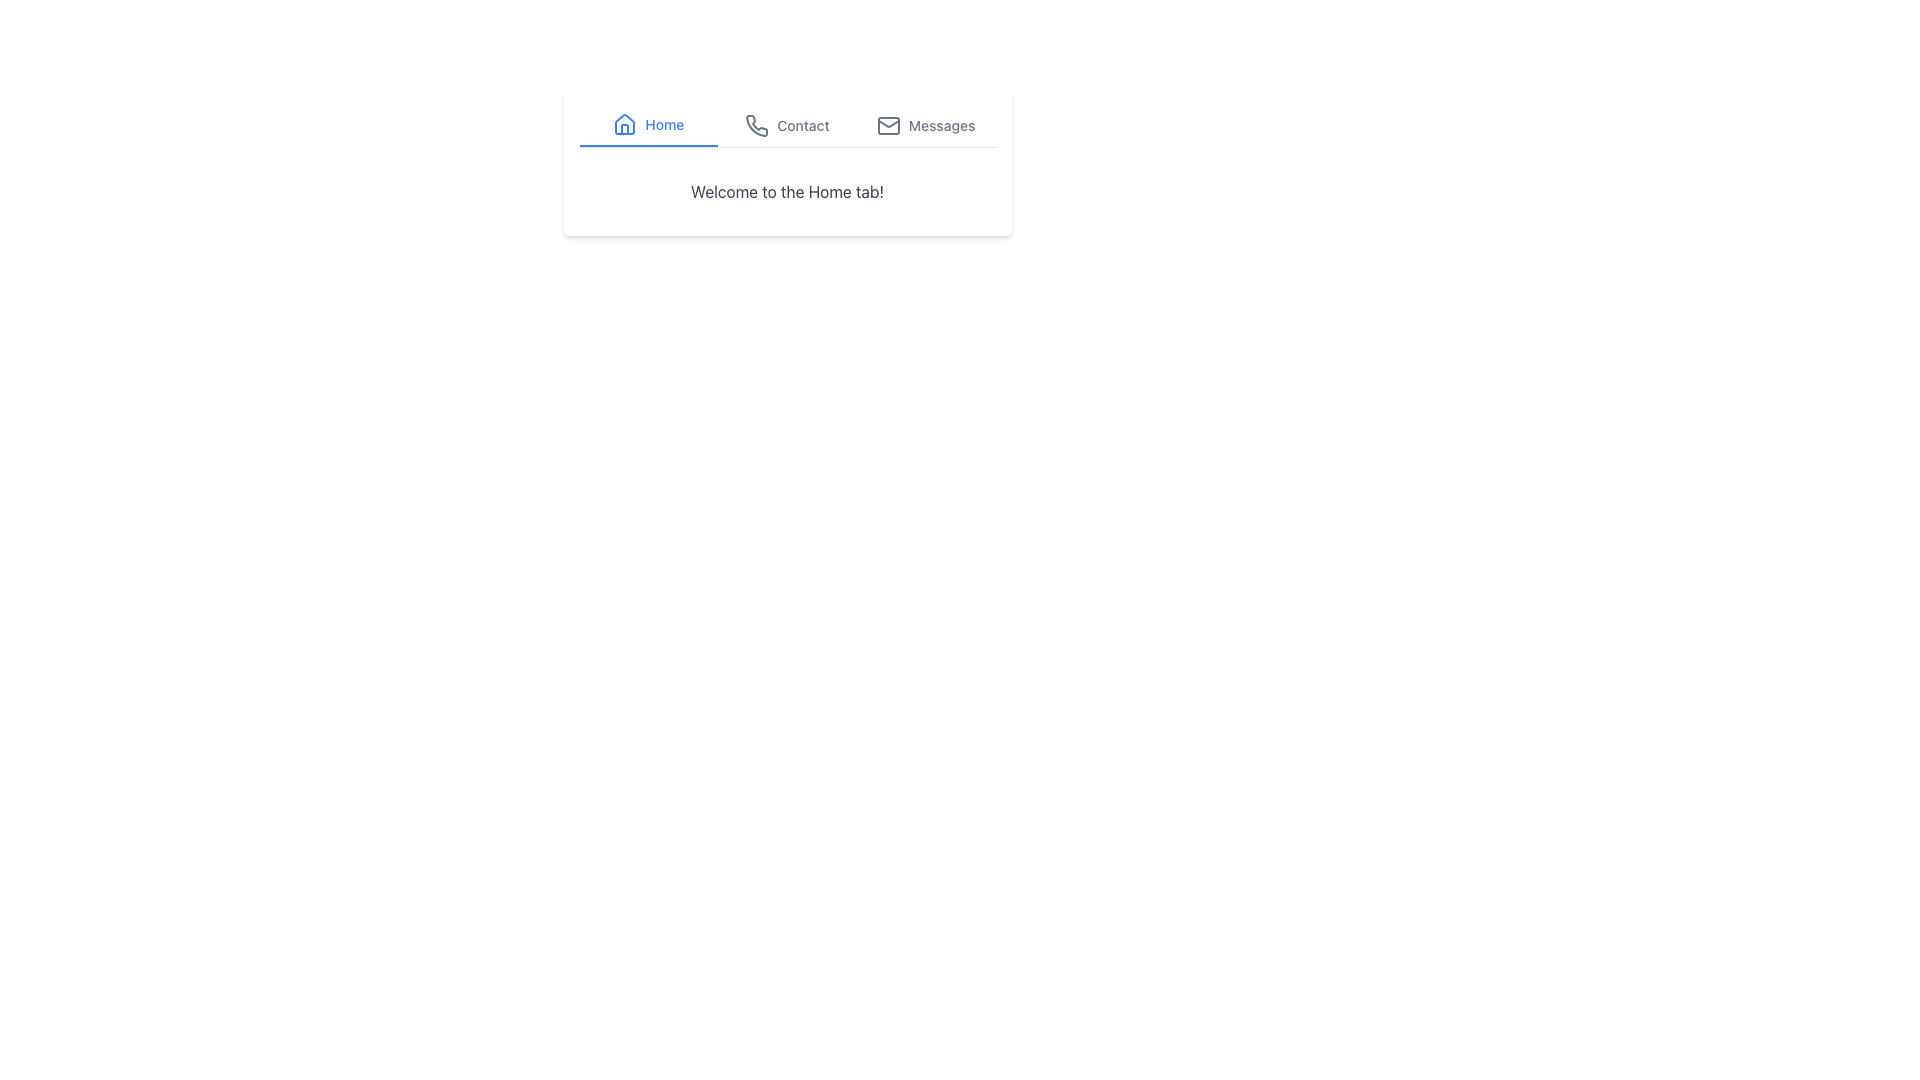 The width and height of the screenshot is (1920, 1080). Describe the element at coordinates (756, 124) in the screenshot. I see `the navigation icon that represents a vector graphic for accessing contact or call features, located second from the left in the row of navigation icons` at that location.